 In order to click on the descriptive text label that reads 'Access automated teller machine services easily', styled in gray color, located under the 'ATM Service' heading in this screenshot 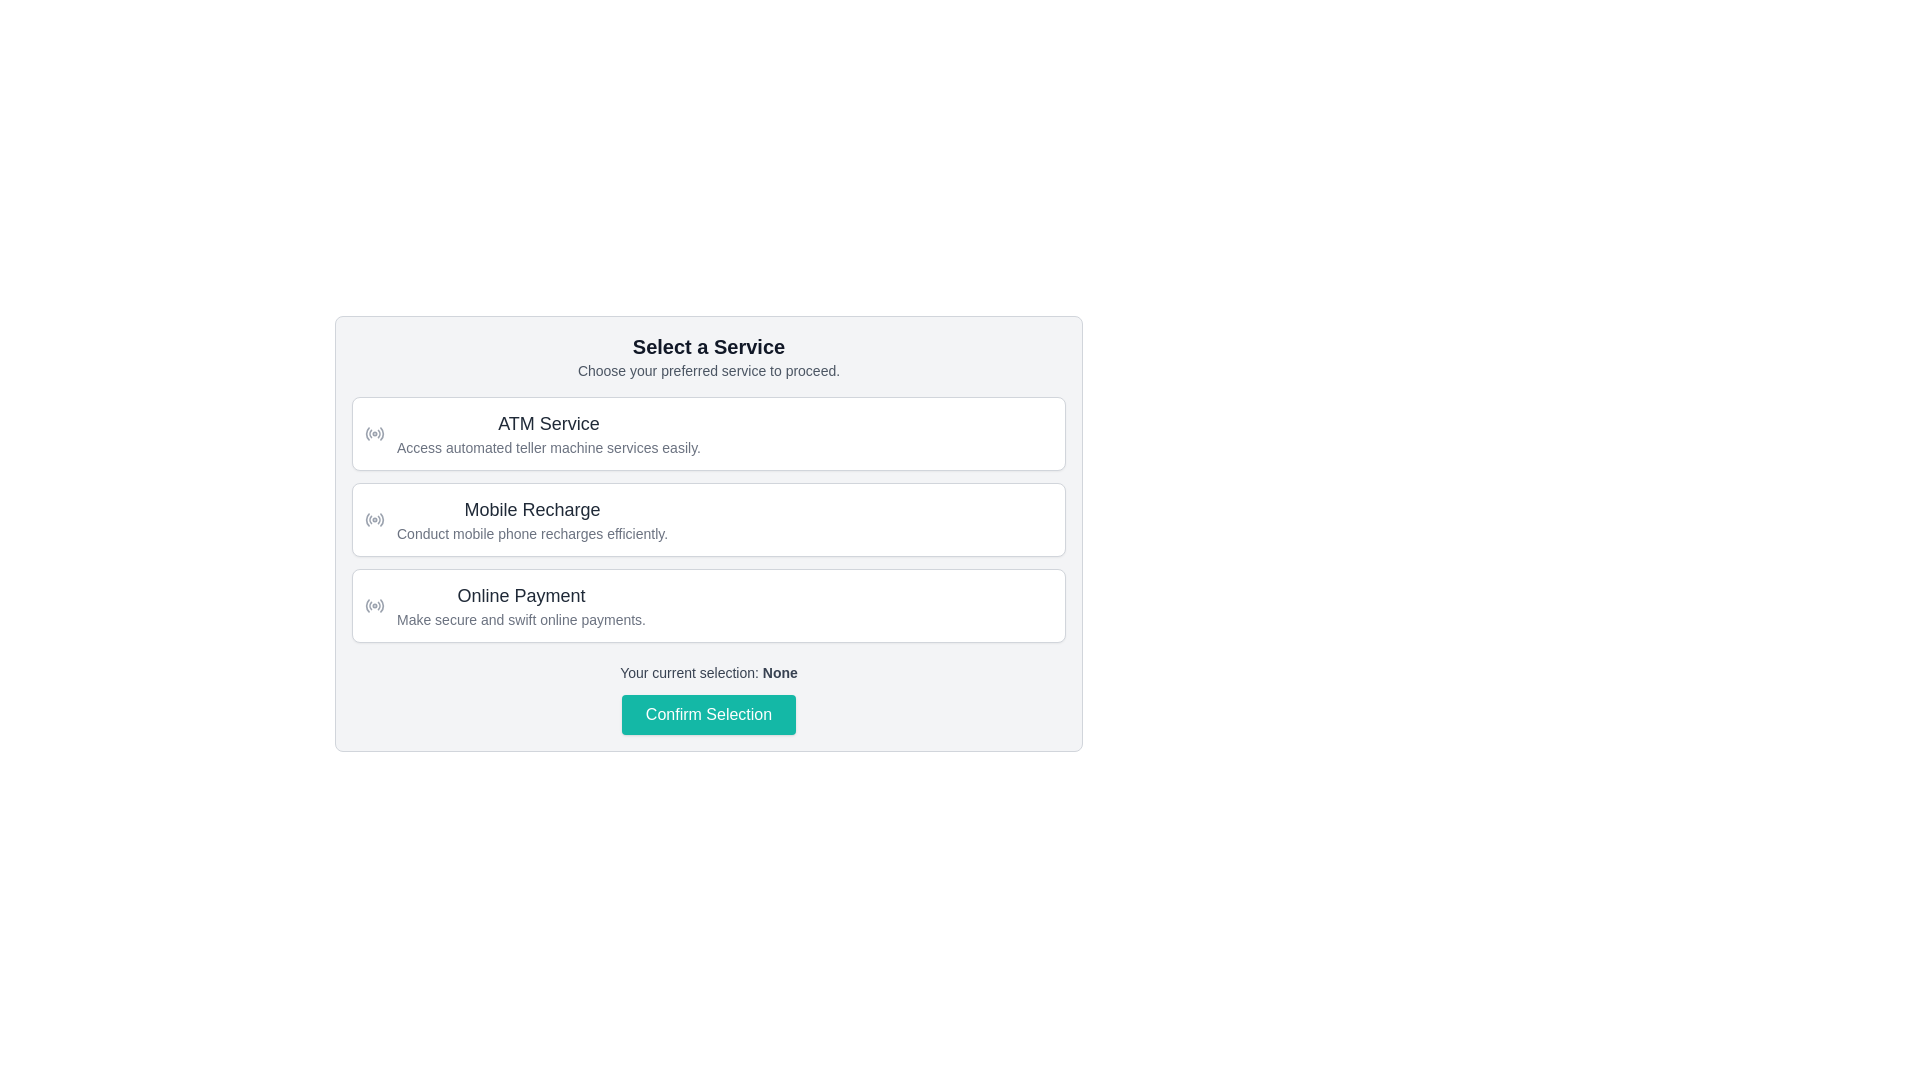, I will do `click(548, 446)`.